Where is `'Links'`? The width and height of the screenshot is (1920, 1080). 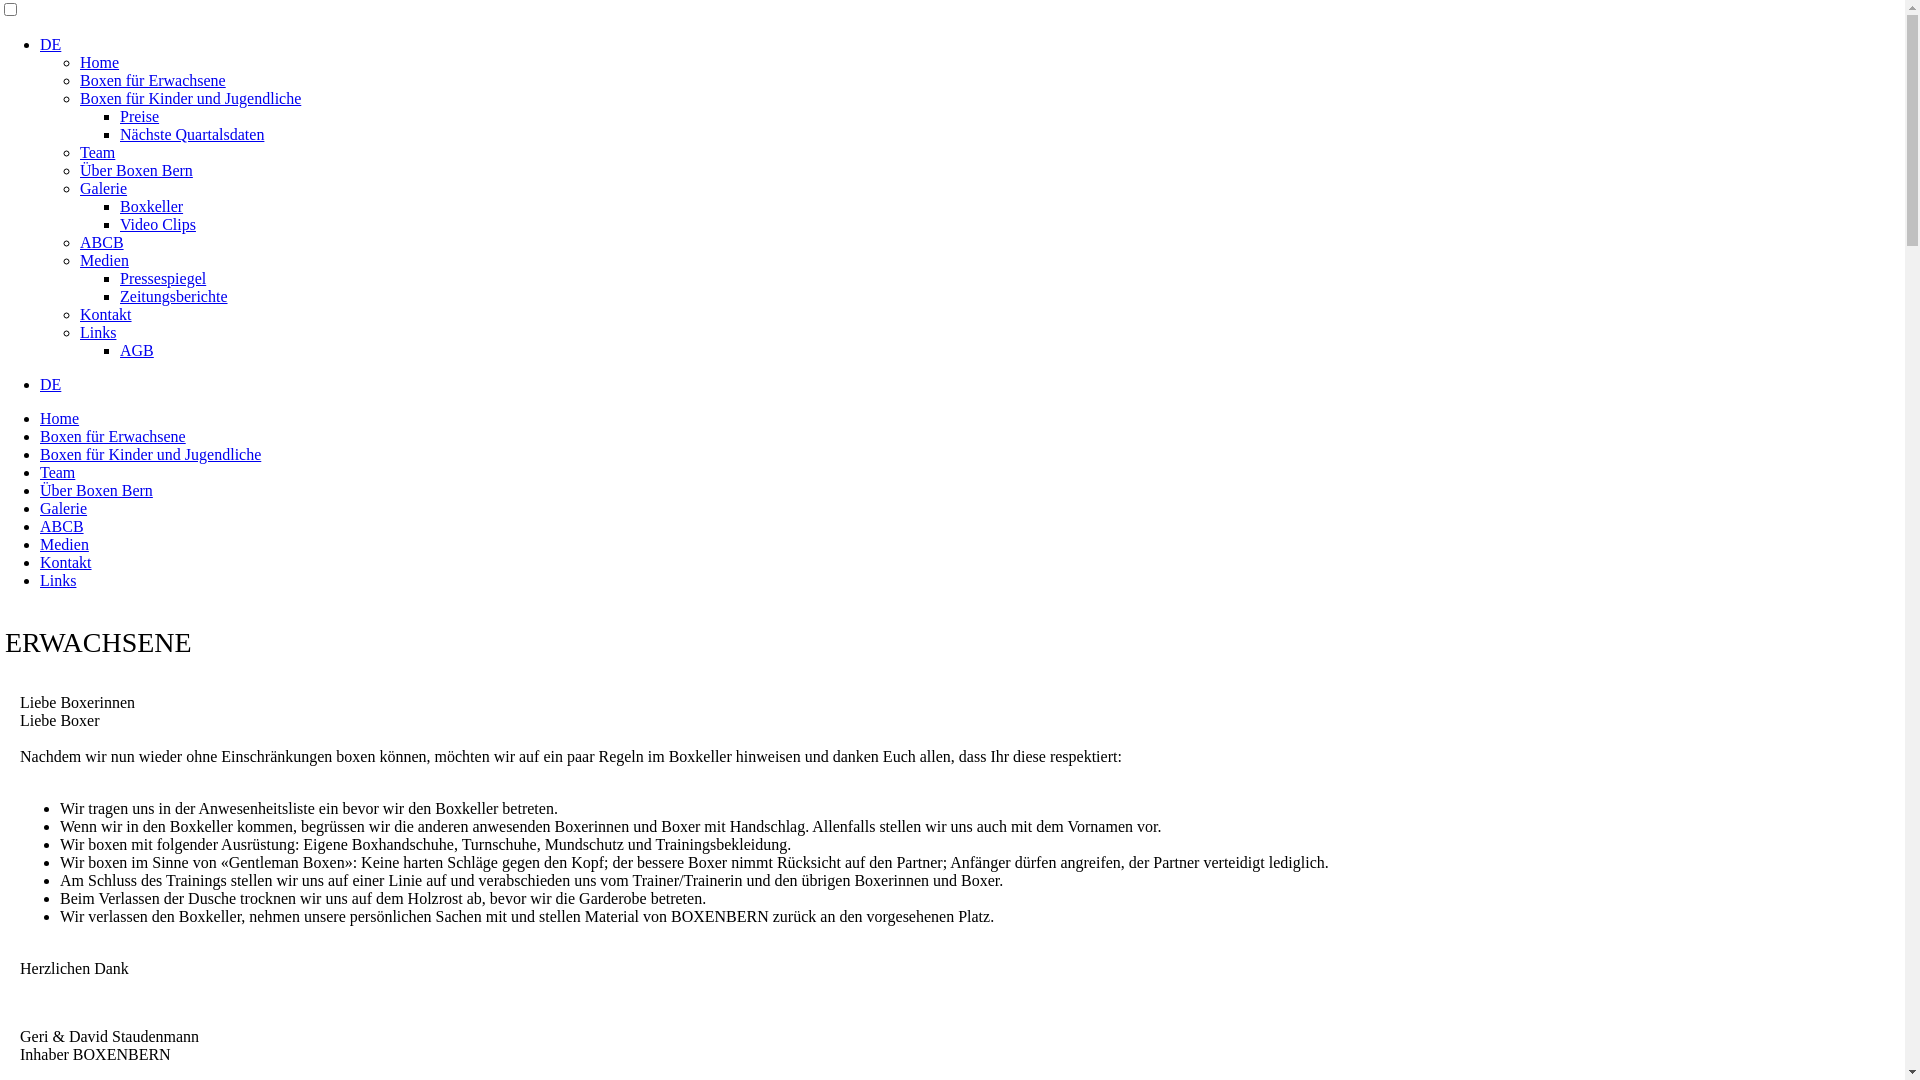
'Links' is located at coordinates (57, 580).